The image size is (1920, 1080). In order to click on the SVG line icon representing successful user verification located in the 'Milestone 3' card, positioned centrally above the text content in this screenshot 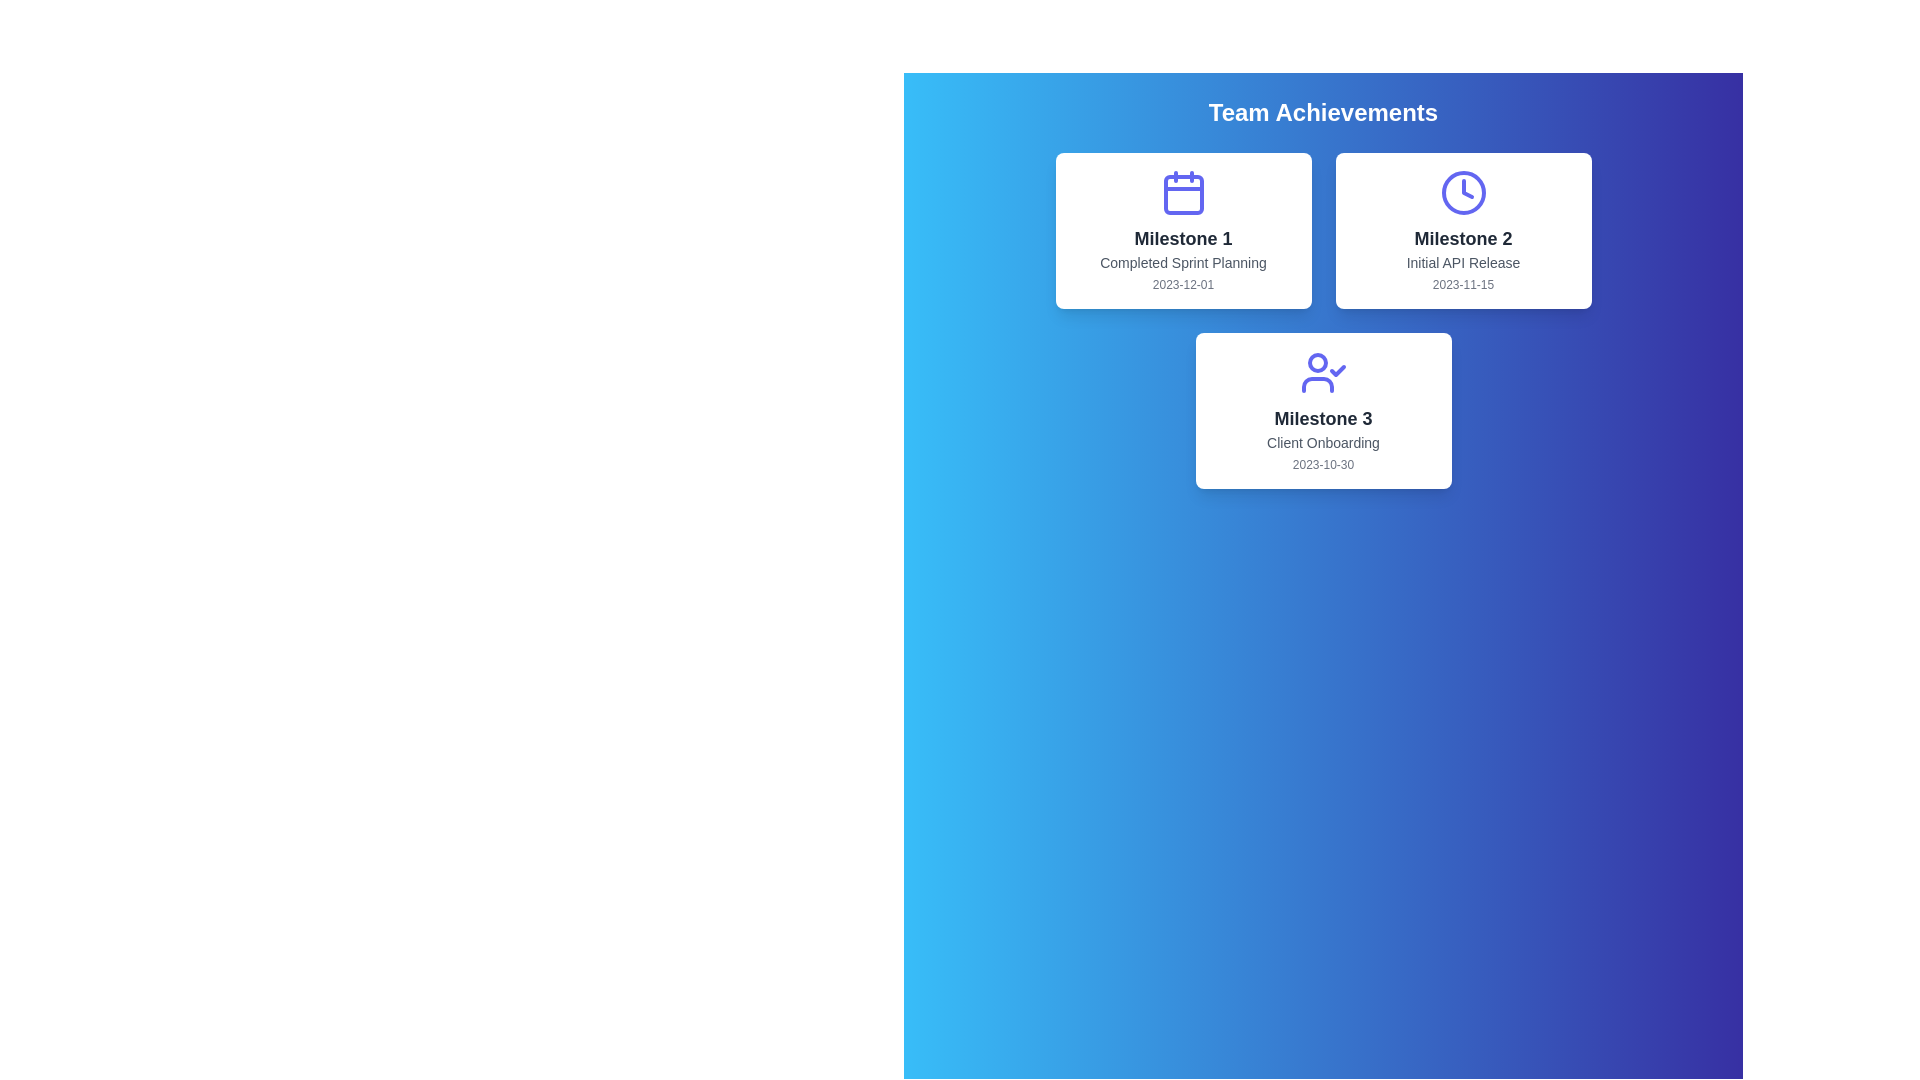, I will do `click(1323, 373)`.